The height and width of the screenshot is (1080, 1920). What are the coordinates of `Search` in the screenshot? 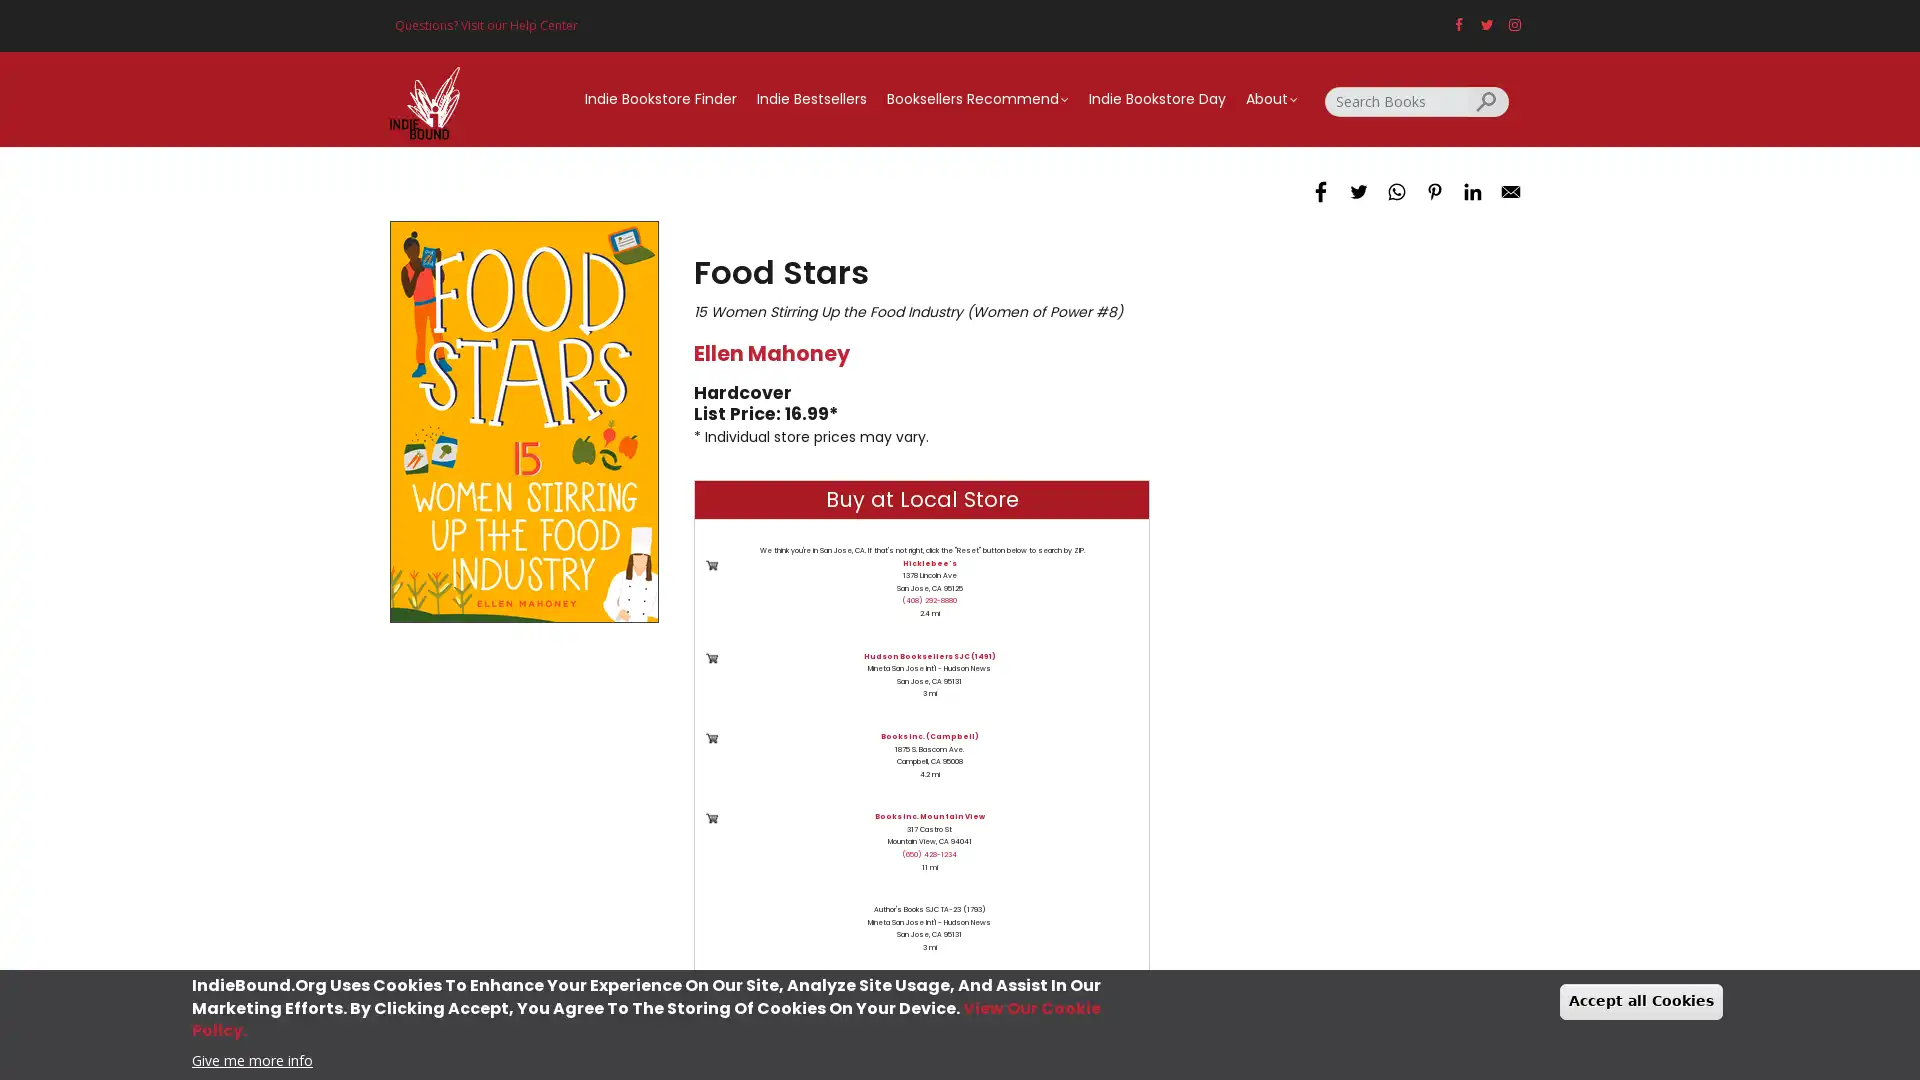 It's located at (1488, 100).